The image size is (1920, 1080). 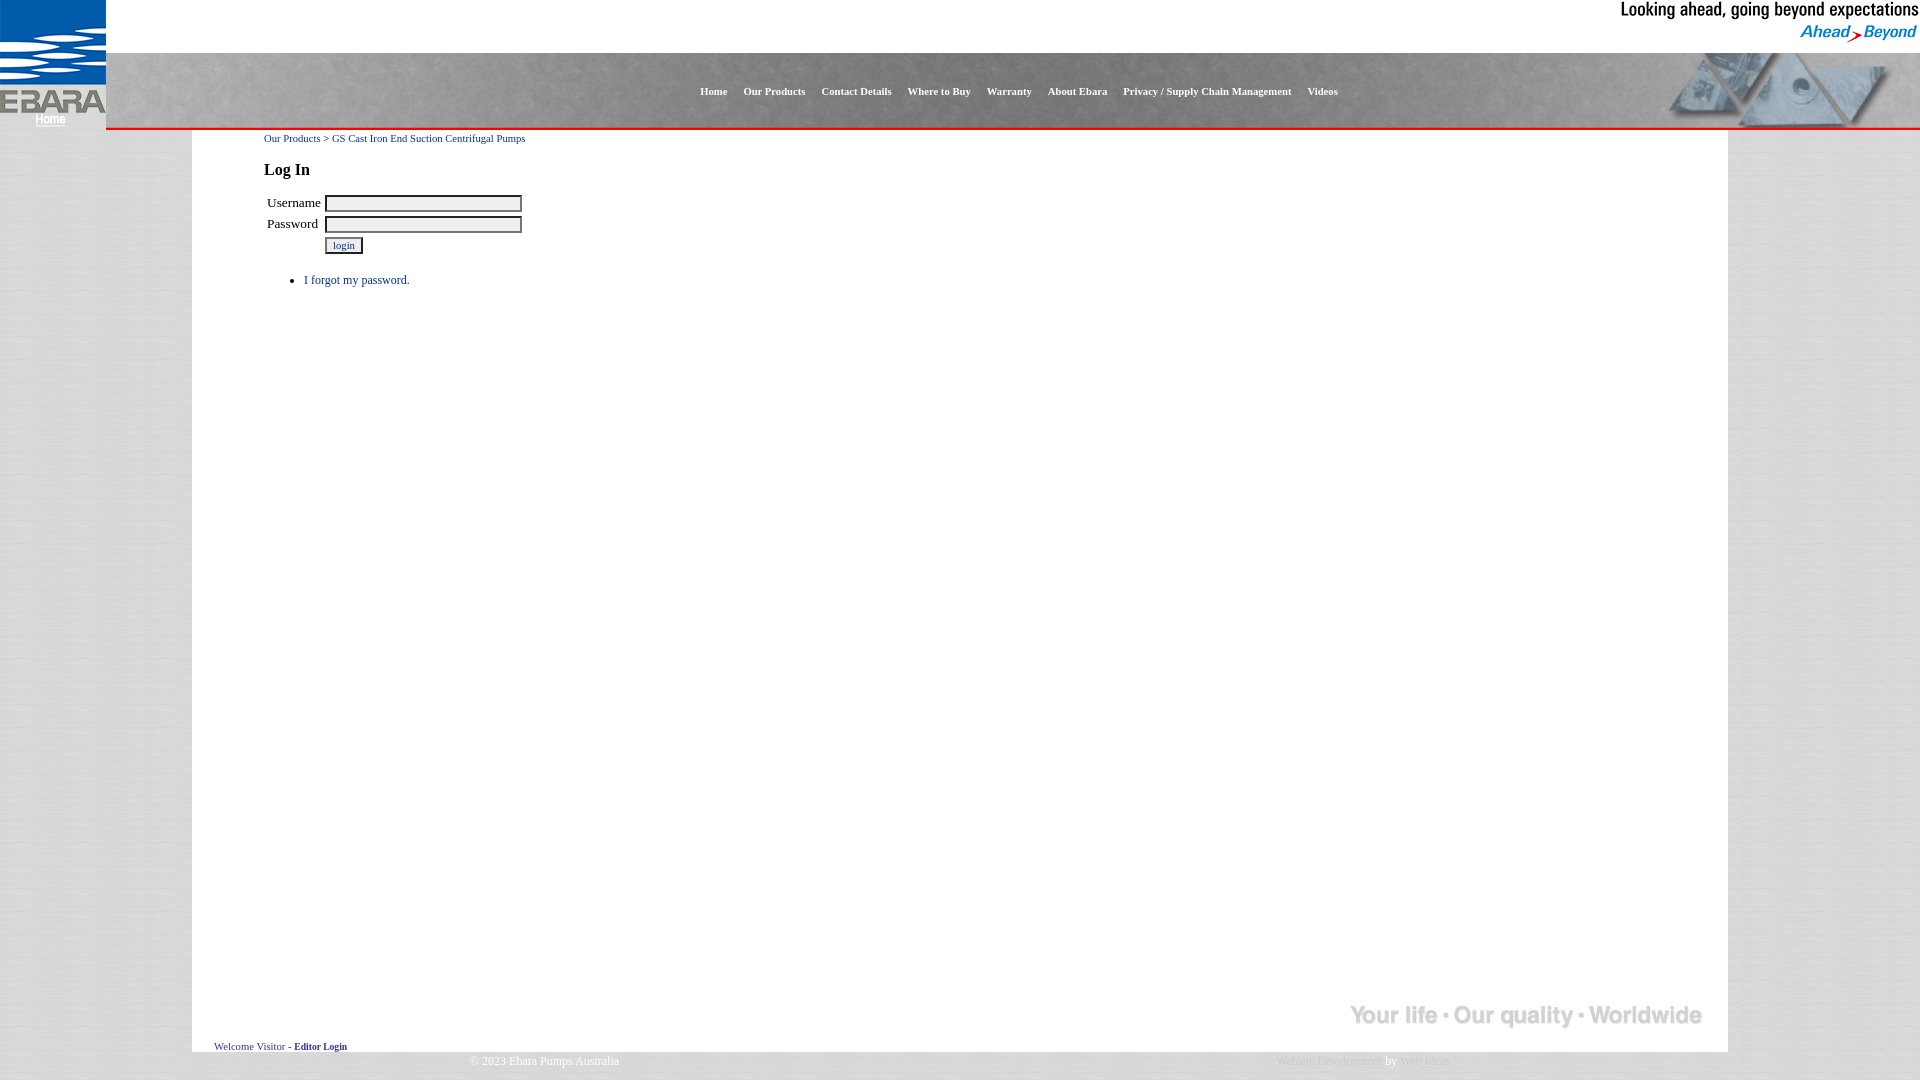 I want to click on 'Warranty', so click(x=1009, y=91).